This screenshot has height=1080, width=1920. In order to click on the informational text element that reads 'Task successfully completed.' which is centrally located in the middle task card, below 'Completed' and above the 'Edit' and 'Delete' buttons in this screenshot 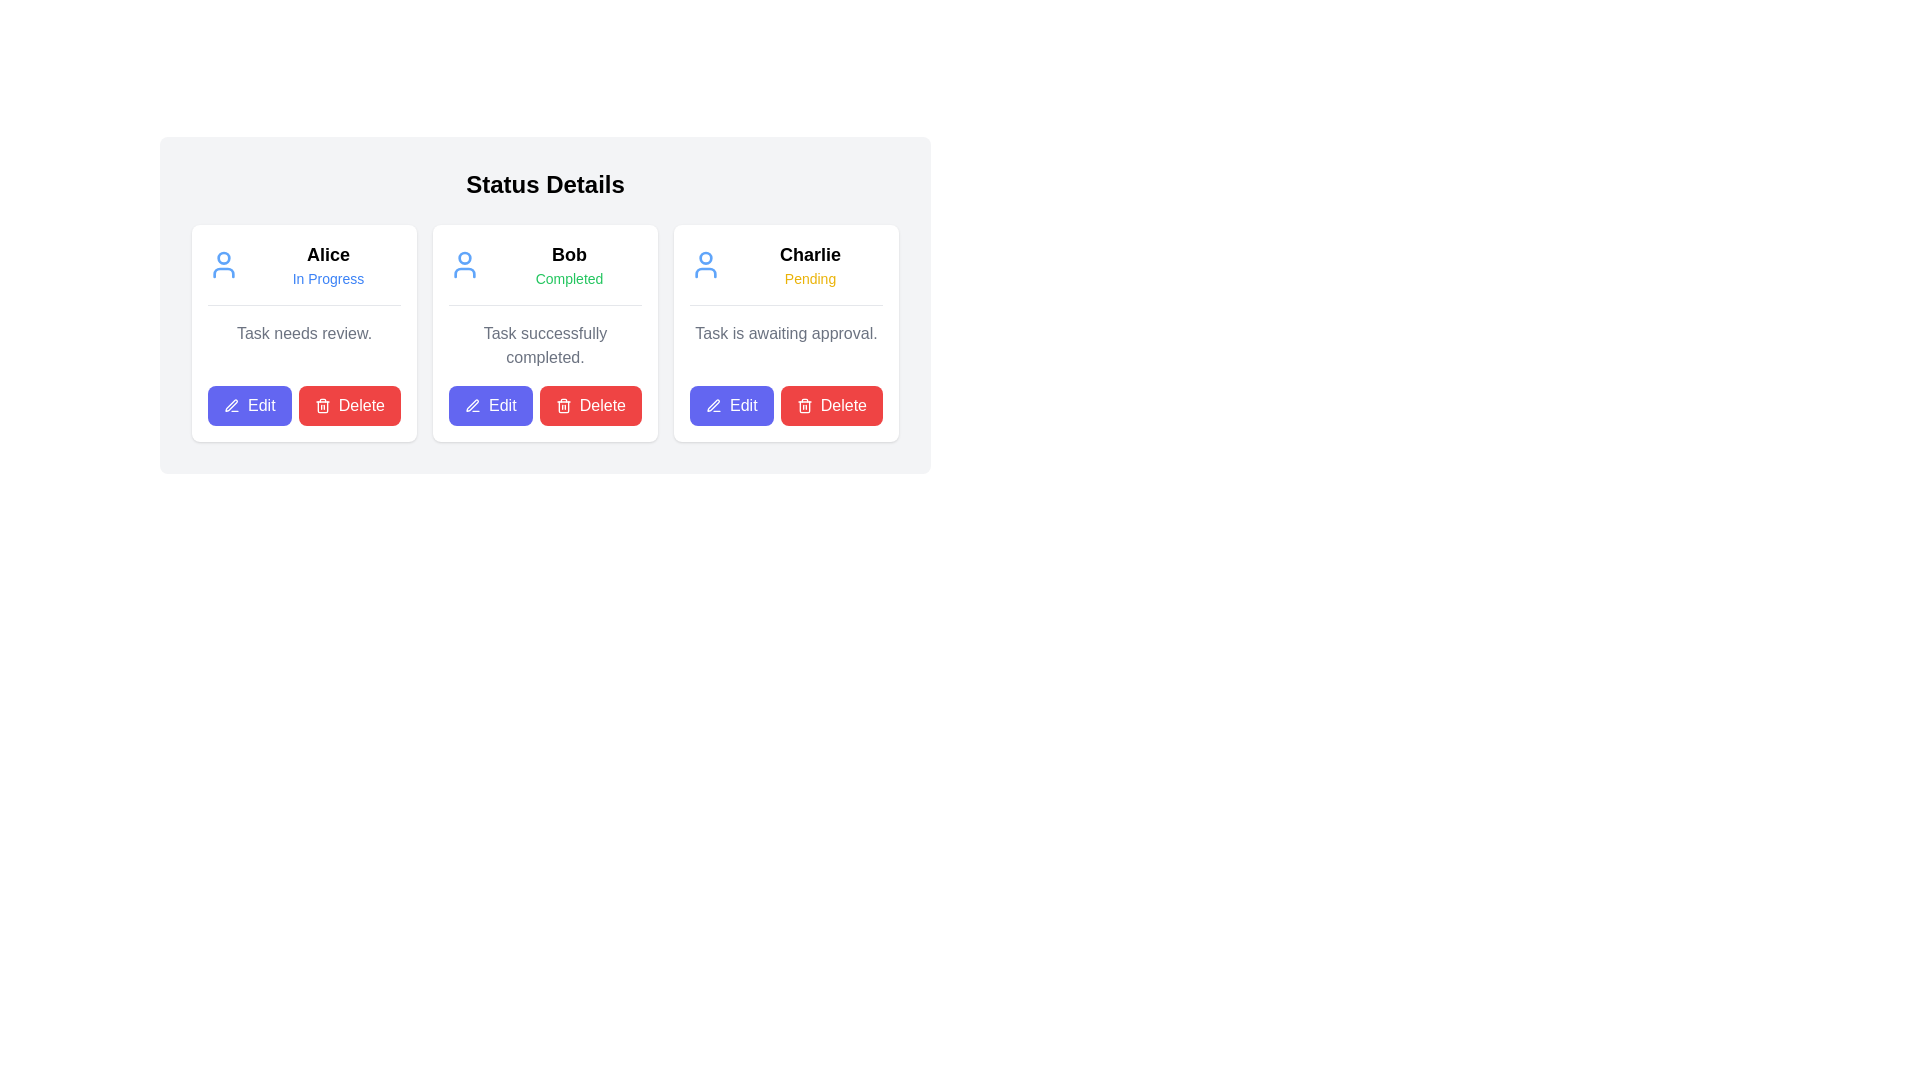, I will do `click(545, 345)`.